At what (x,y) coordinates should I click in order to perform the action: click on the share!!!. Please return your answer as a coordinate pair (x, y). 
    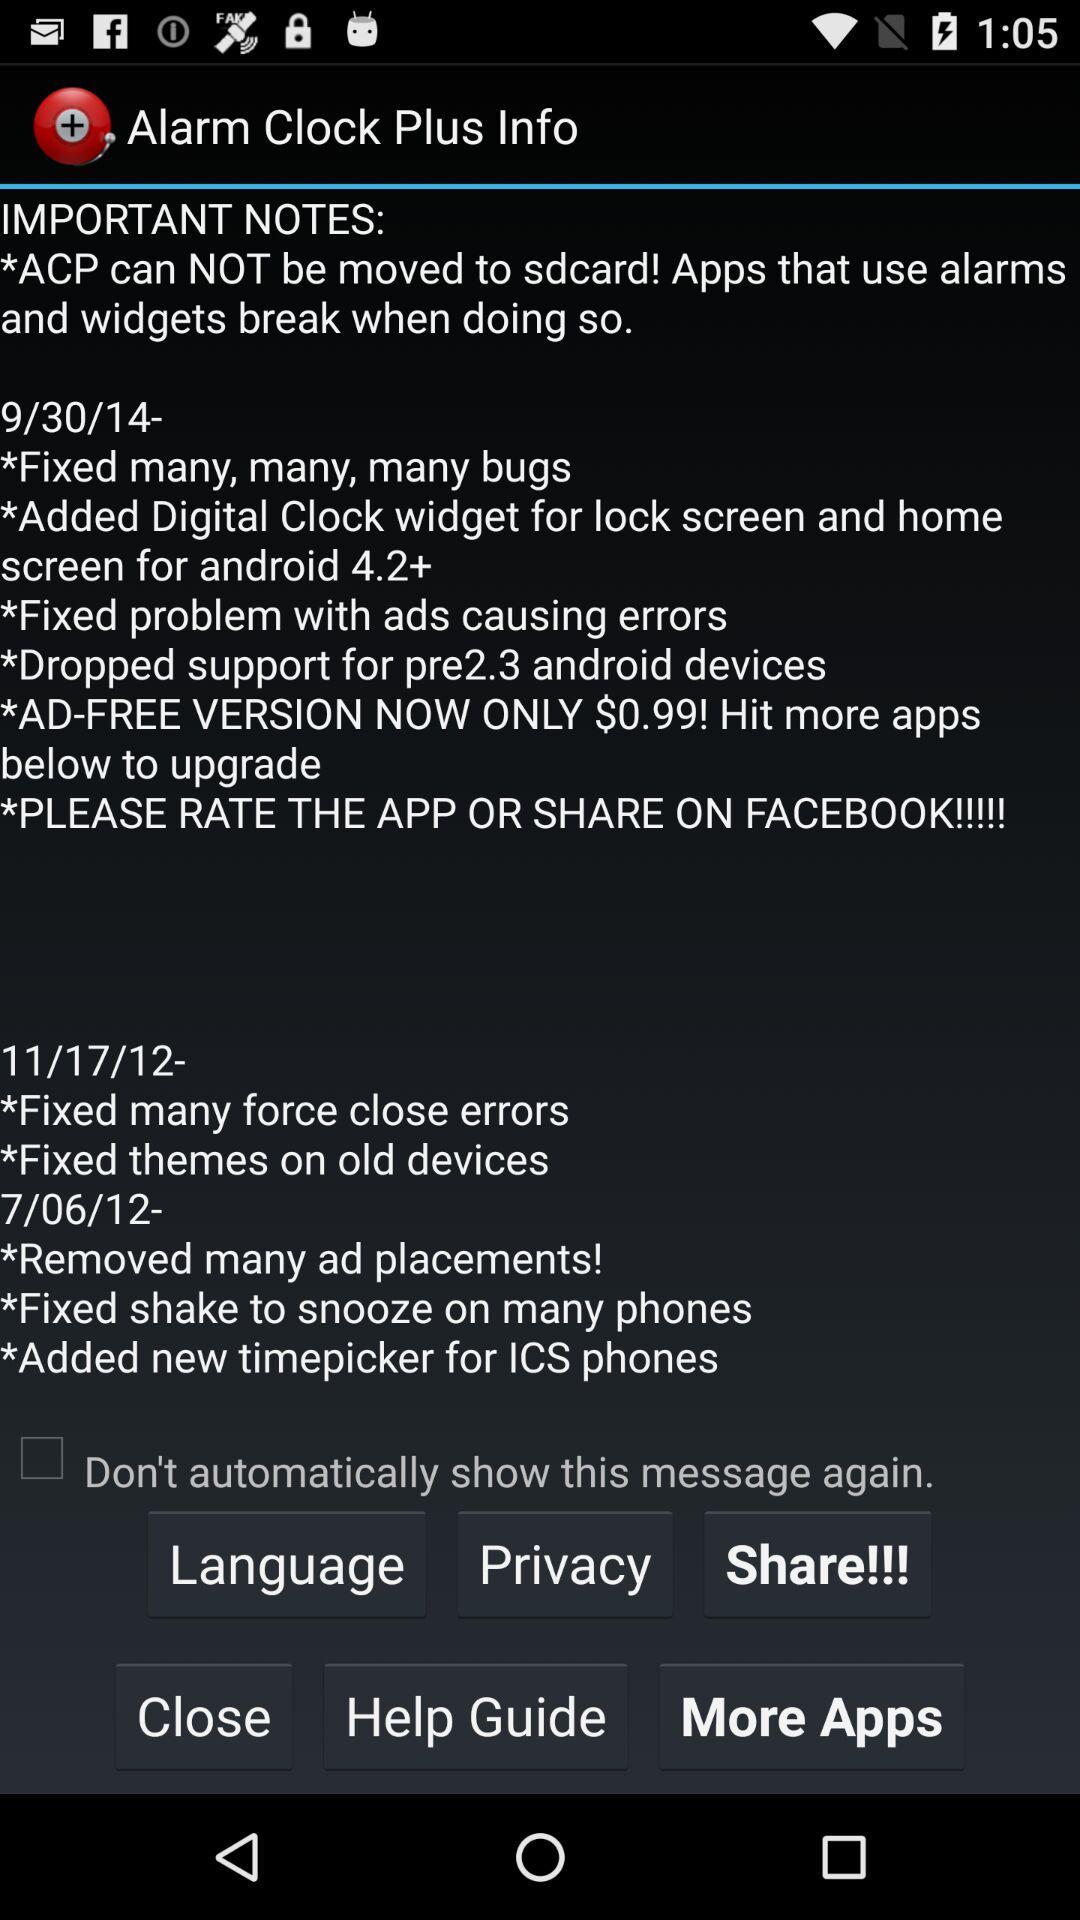
    Looking at the image, I should click on (817, 1562).